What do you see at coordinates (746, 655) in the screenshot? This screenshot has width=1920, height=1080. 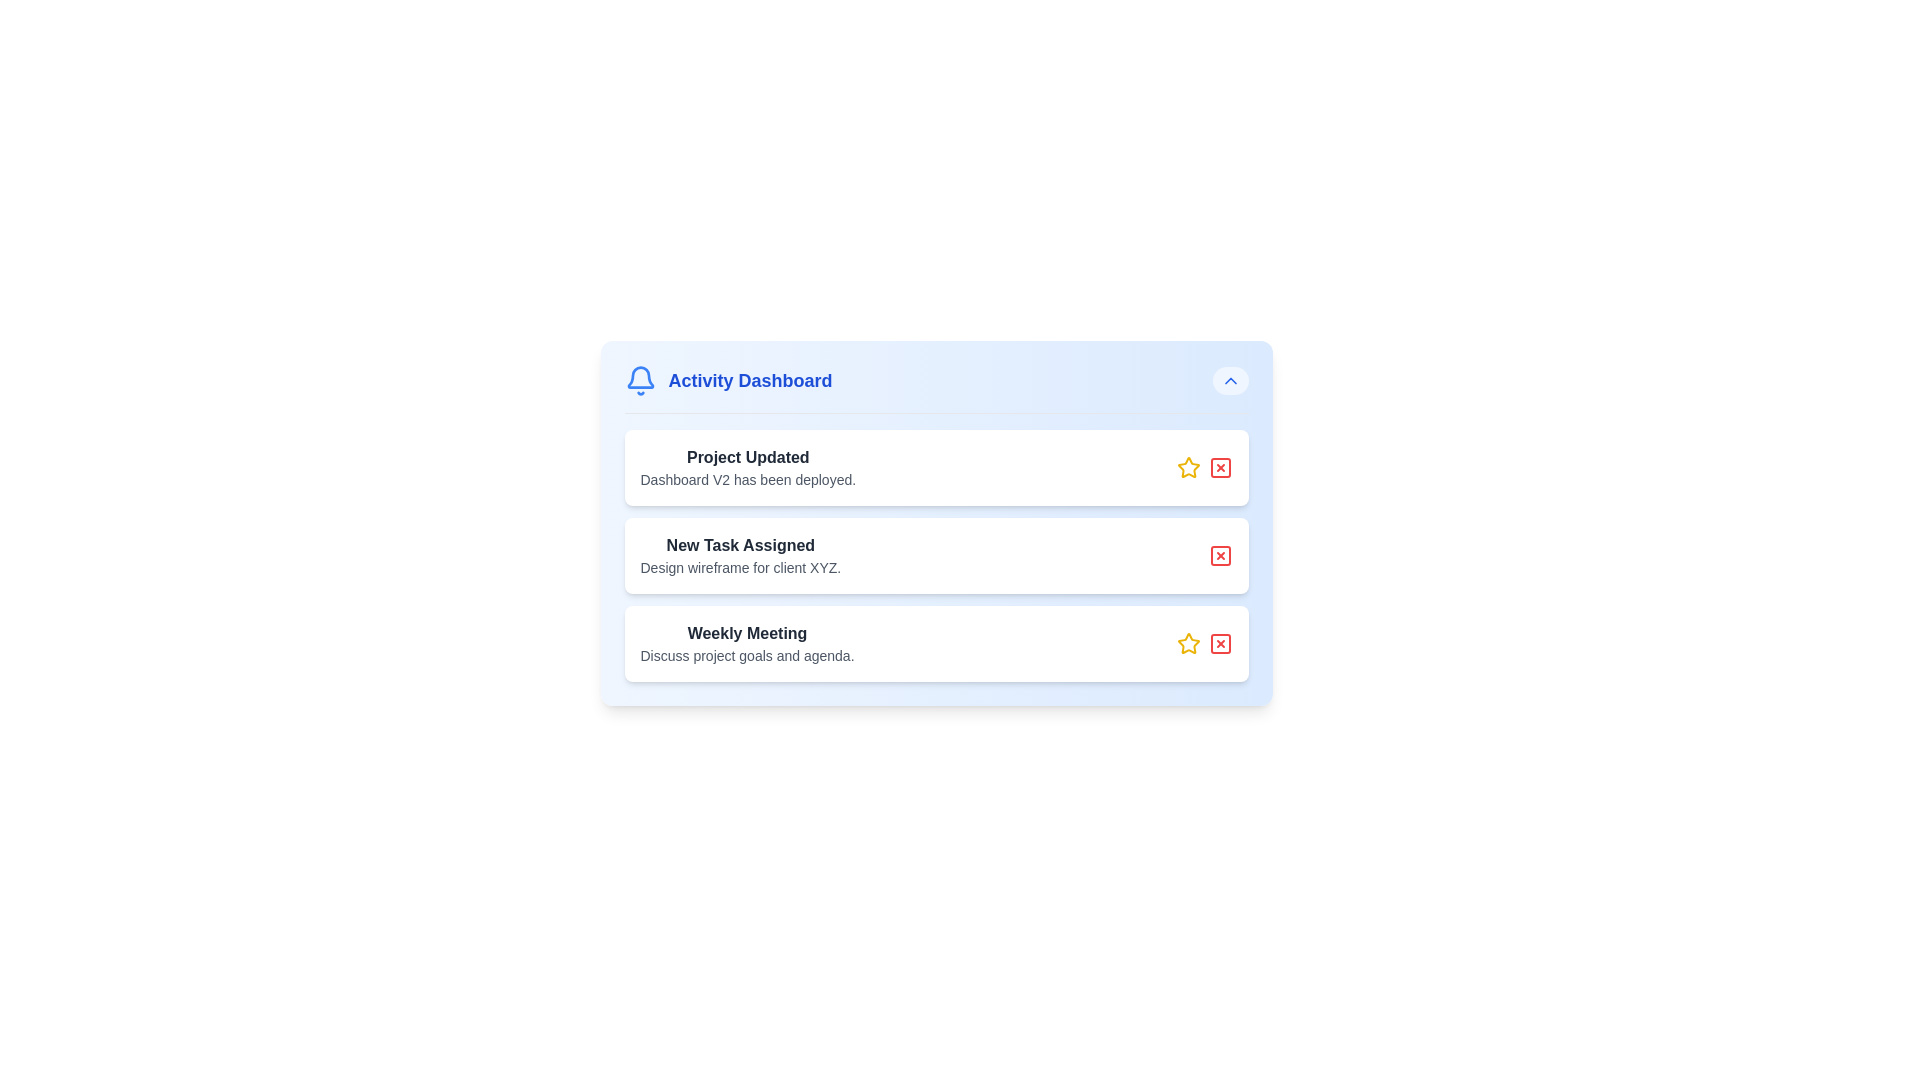 I see `the text label that reads 'Discuss project goals and agenda.' located under the heading 'Weekly Meeting' in the Activity Dashboard section` at bounding box center [746, 655].